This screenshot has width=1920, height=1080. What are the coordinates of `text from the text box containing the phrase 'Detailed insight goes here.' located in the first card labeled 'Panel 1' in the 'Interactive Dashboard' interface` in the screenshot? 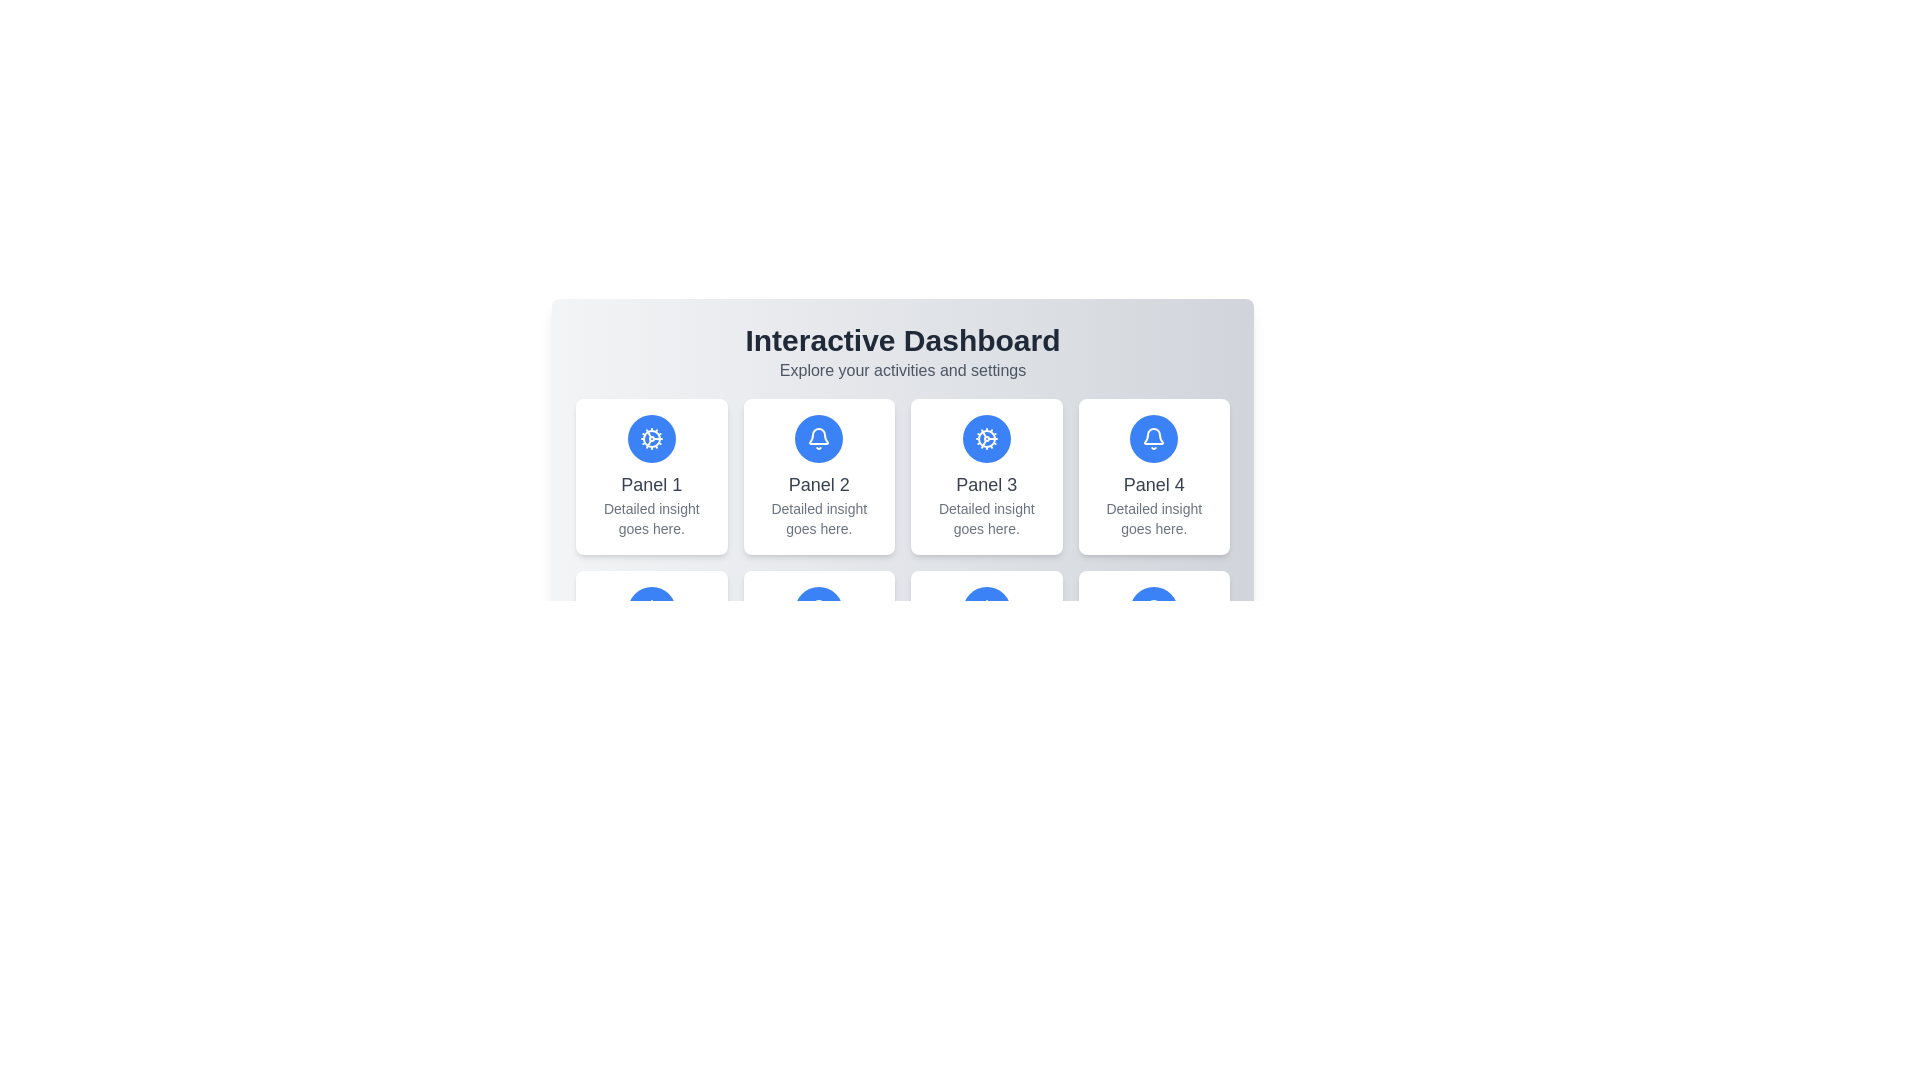 It's located at (651, 518).